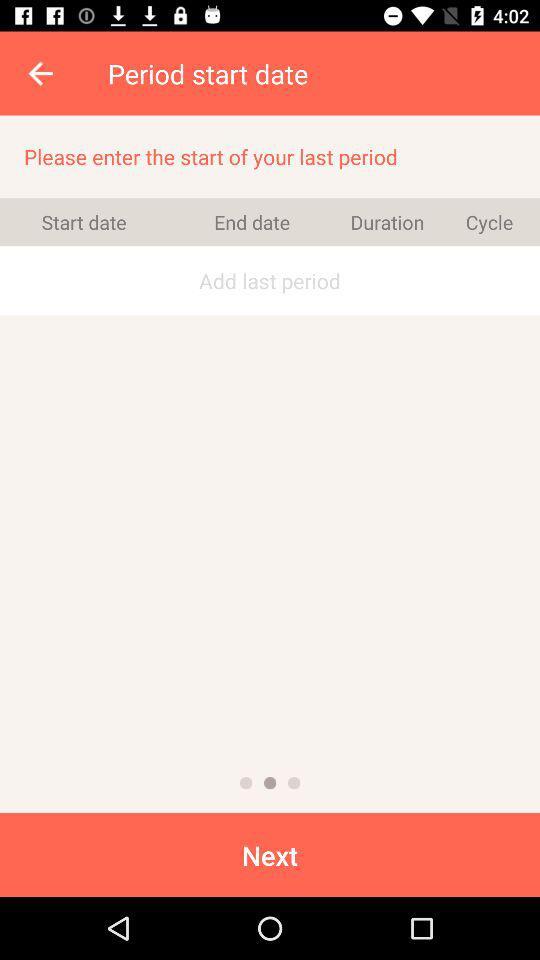 The image size is (540, 960). Describe the element at coordinates (293, 783) in the screenshot. I see `item above the next item` at that location.